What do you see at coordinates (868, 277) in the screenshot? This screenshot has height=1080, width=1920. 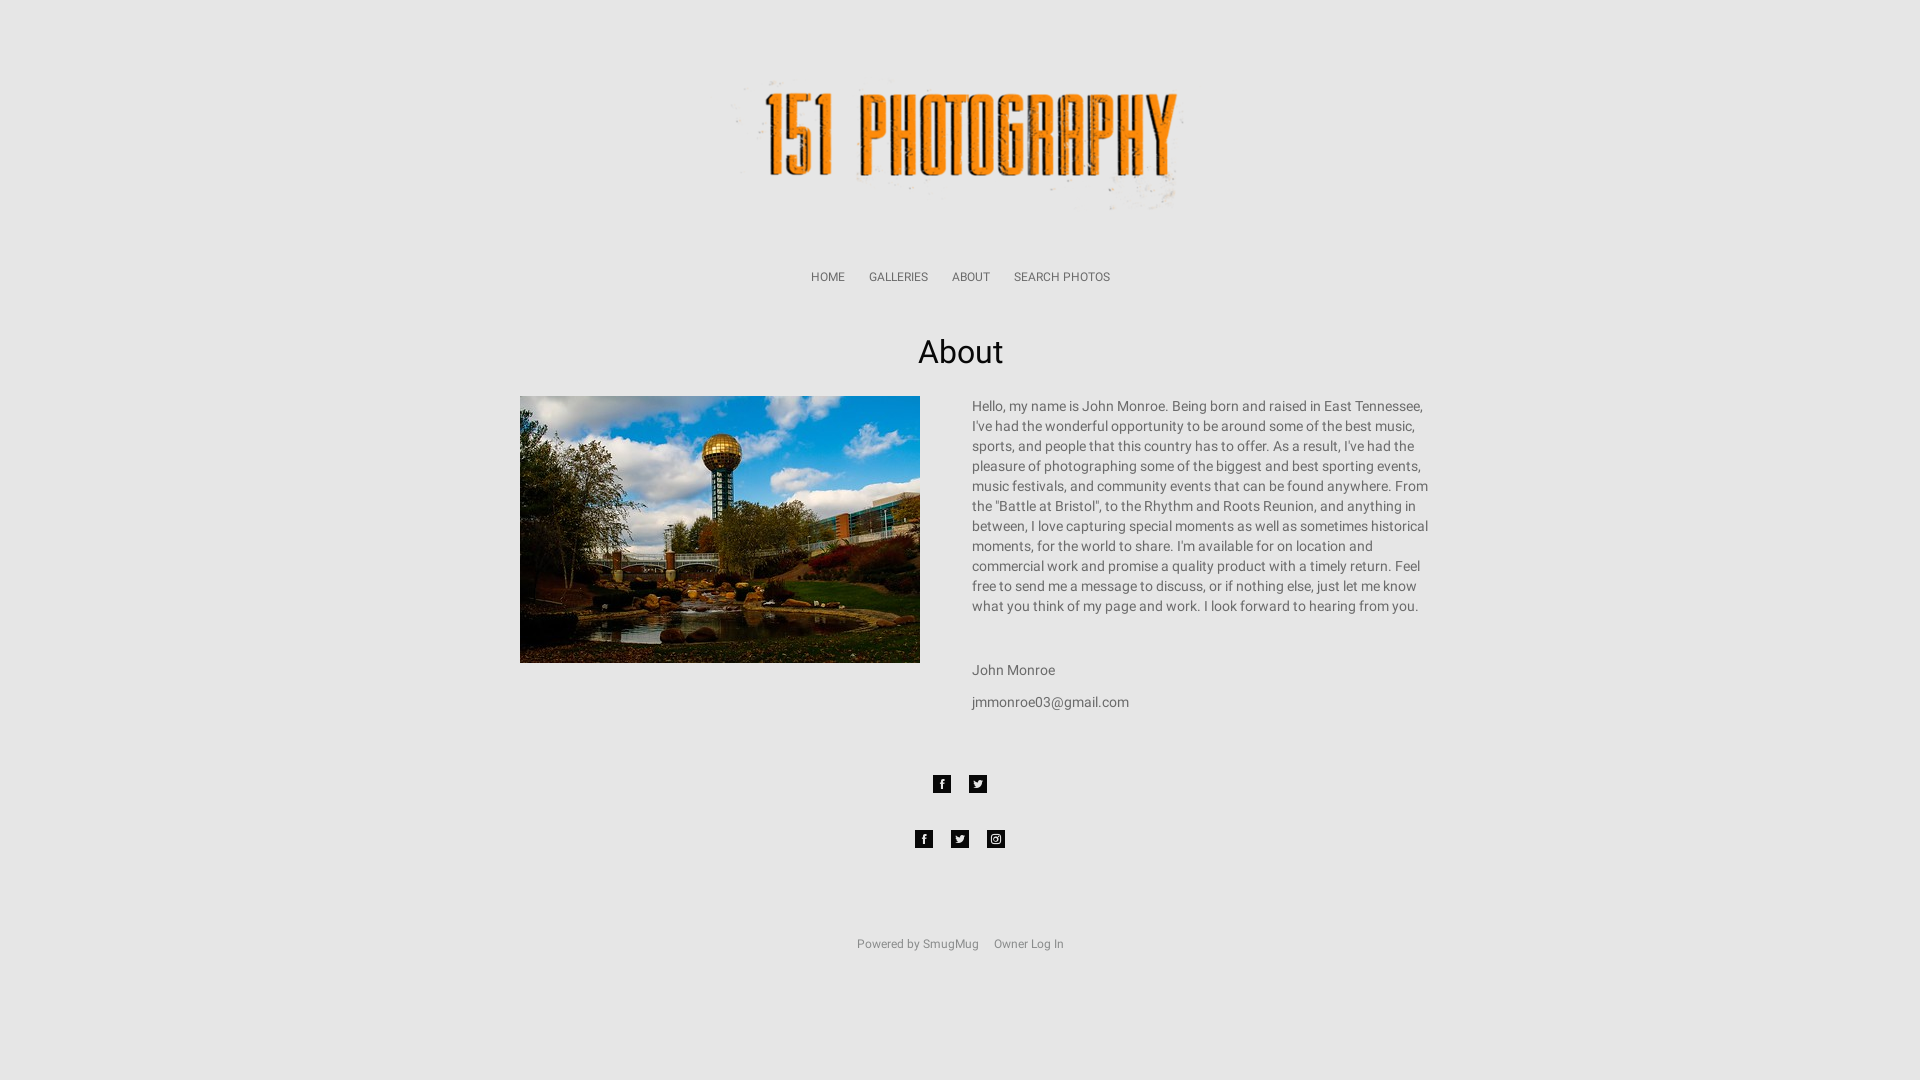 I see `'GALLERIES'` at bounding box center [868, 277].